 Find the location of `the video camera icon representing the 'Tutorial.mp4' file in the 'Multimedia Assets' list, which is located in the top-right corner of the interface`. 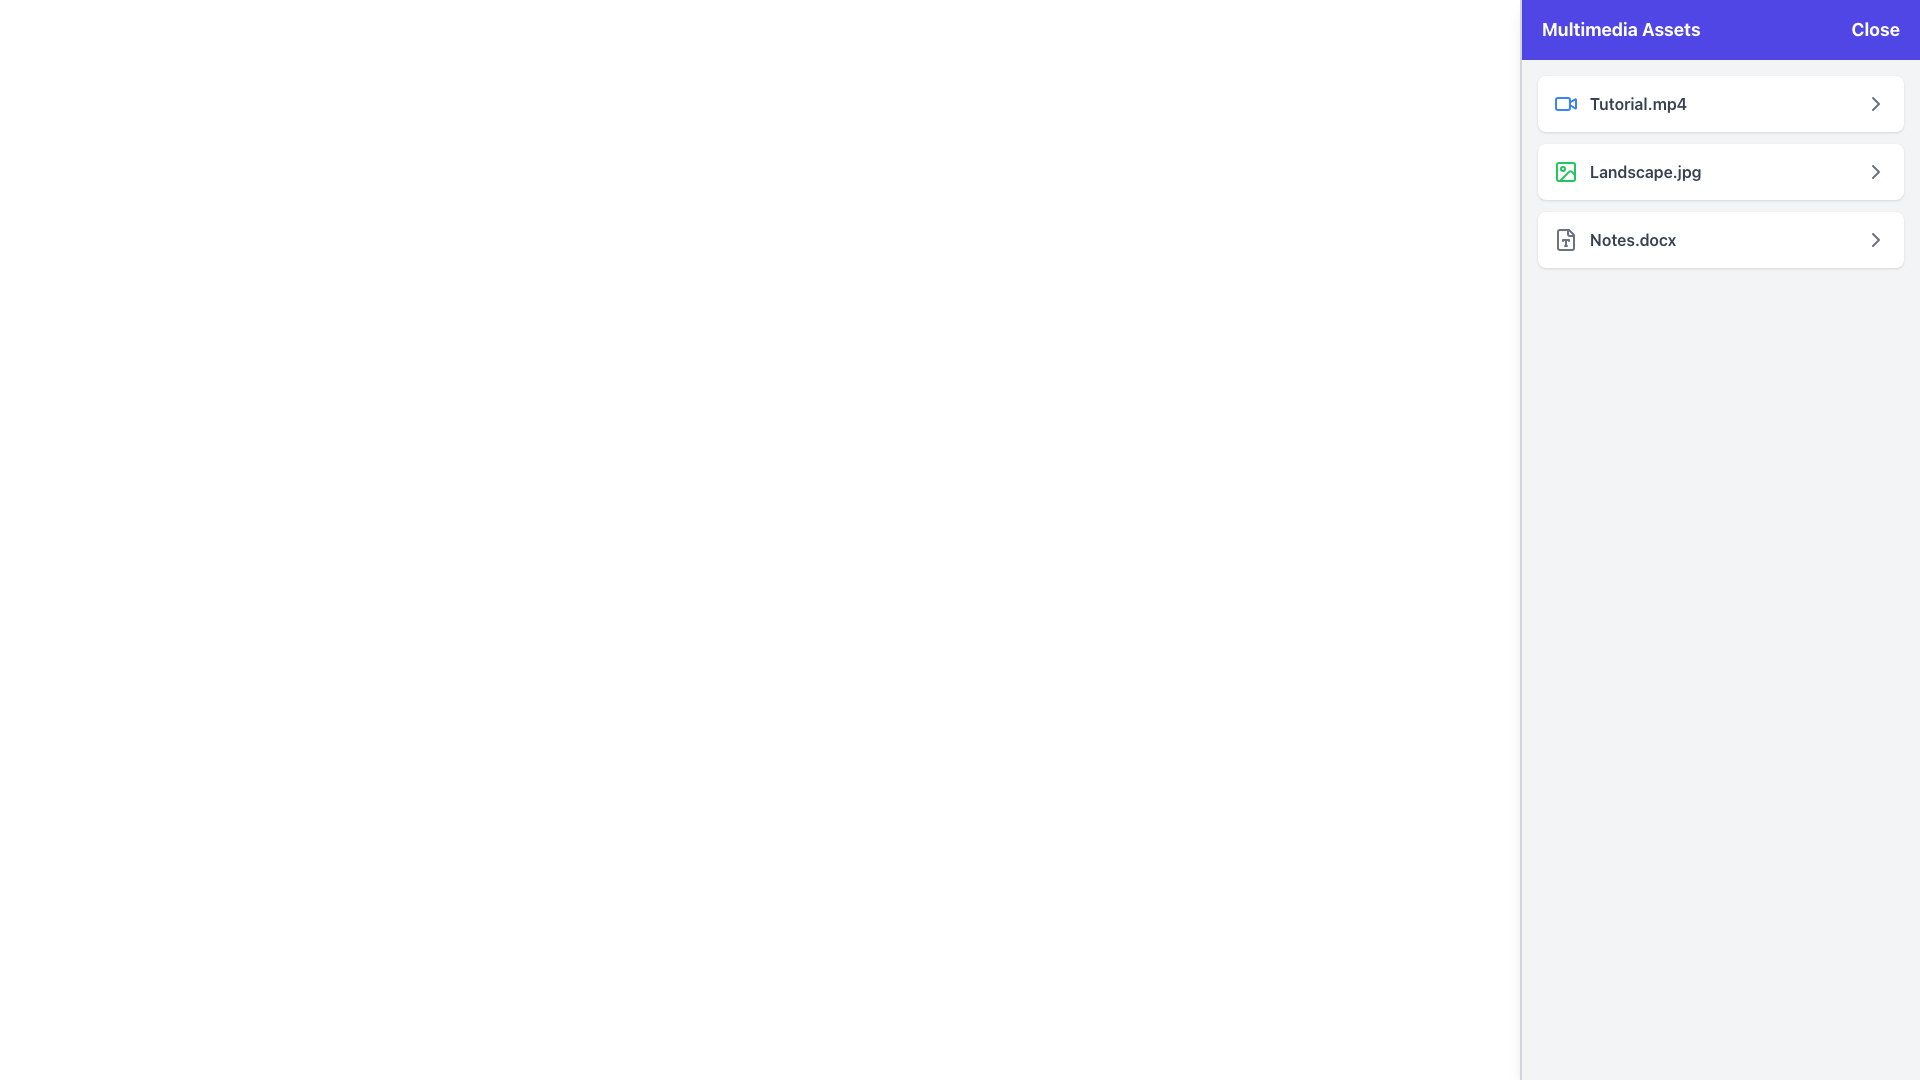

the video camera icon representing the 'Tutorial.mp4' file in the 'Multimedia Assets' list, which is located in the top-right corner of the interface is located at coordinates (1562, 104).